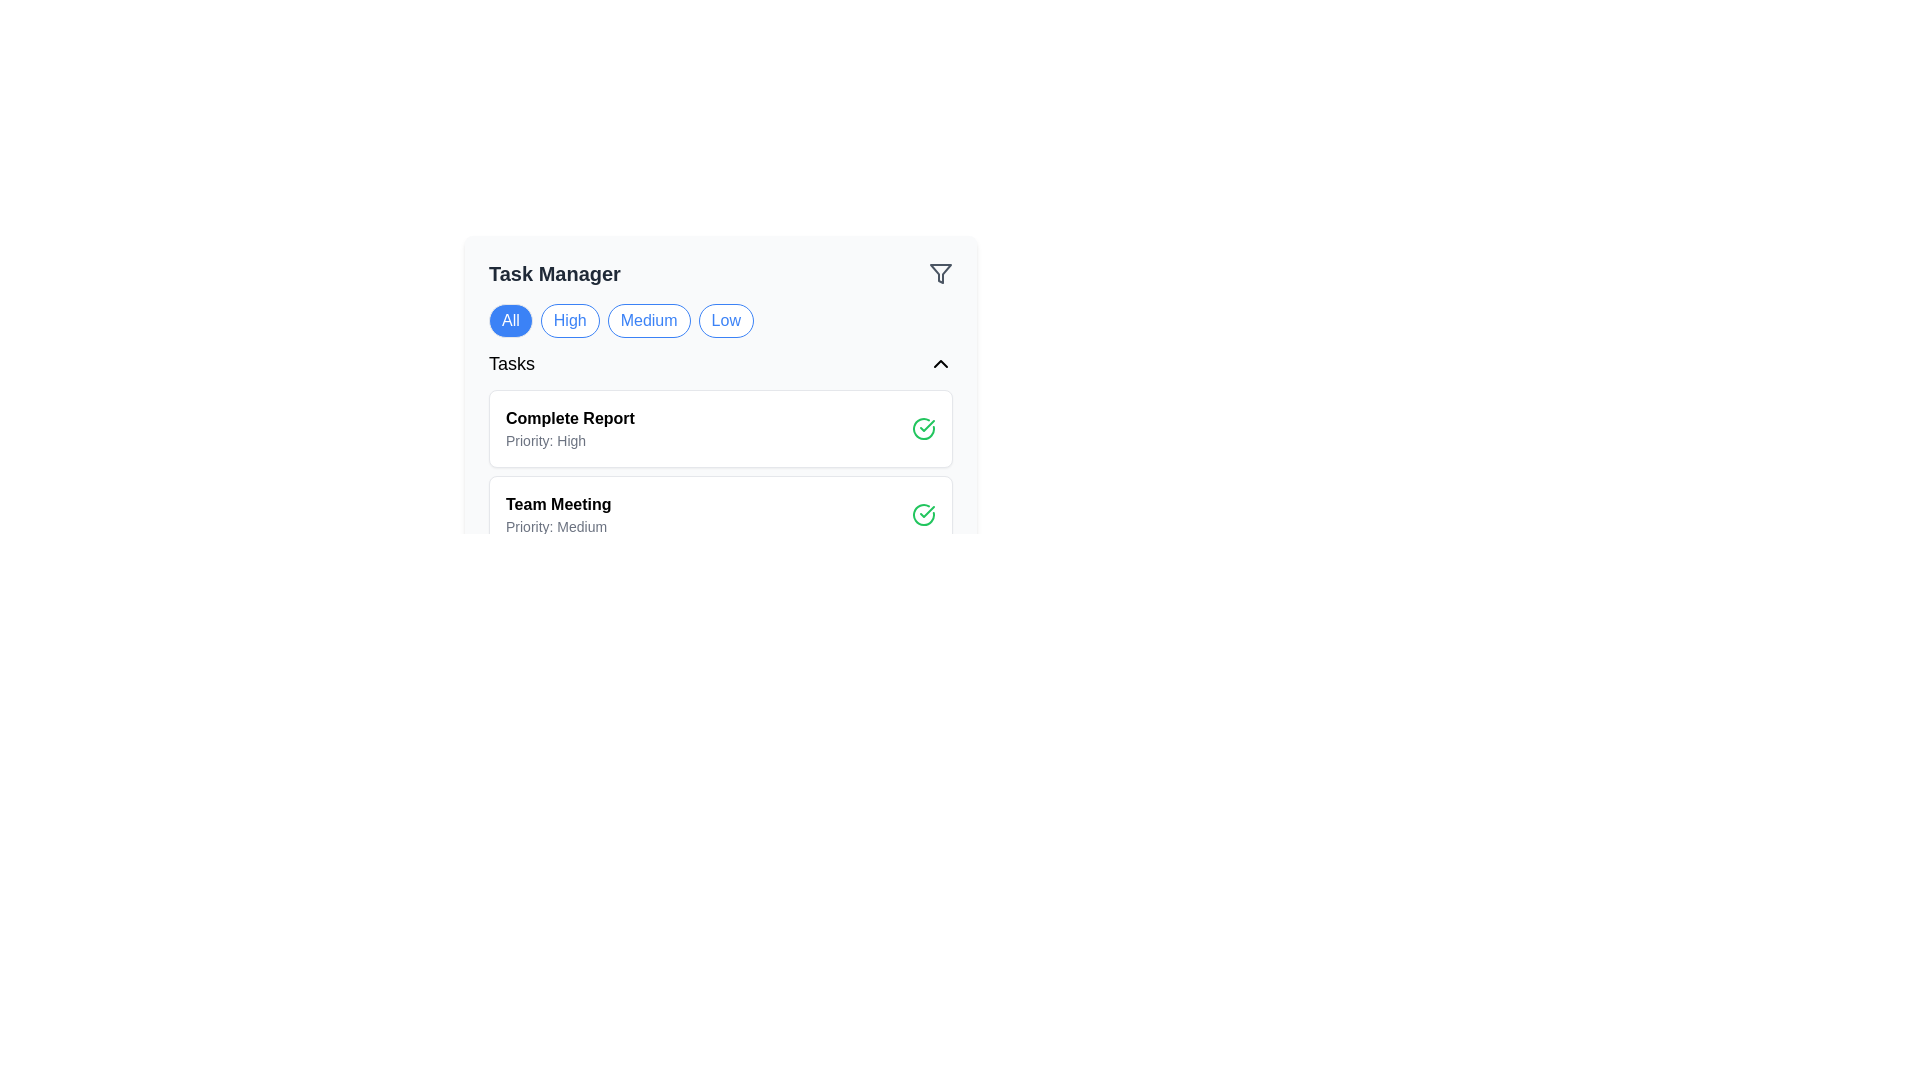  What do you see at coordinates (926, 511) in the screenshot?
I see `the vector icon component that signifies task completion, located inside a circular badge to the right of the task title 'Complete Report'` at bounding box center [926, 511].